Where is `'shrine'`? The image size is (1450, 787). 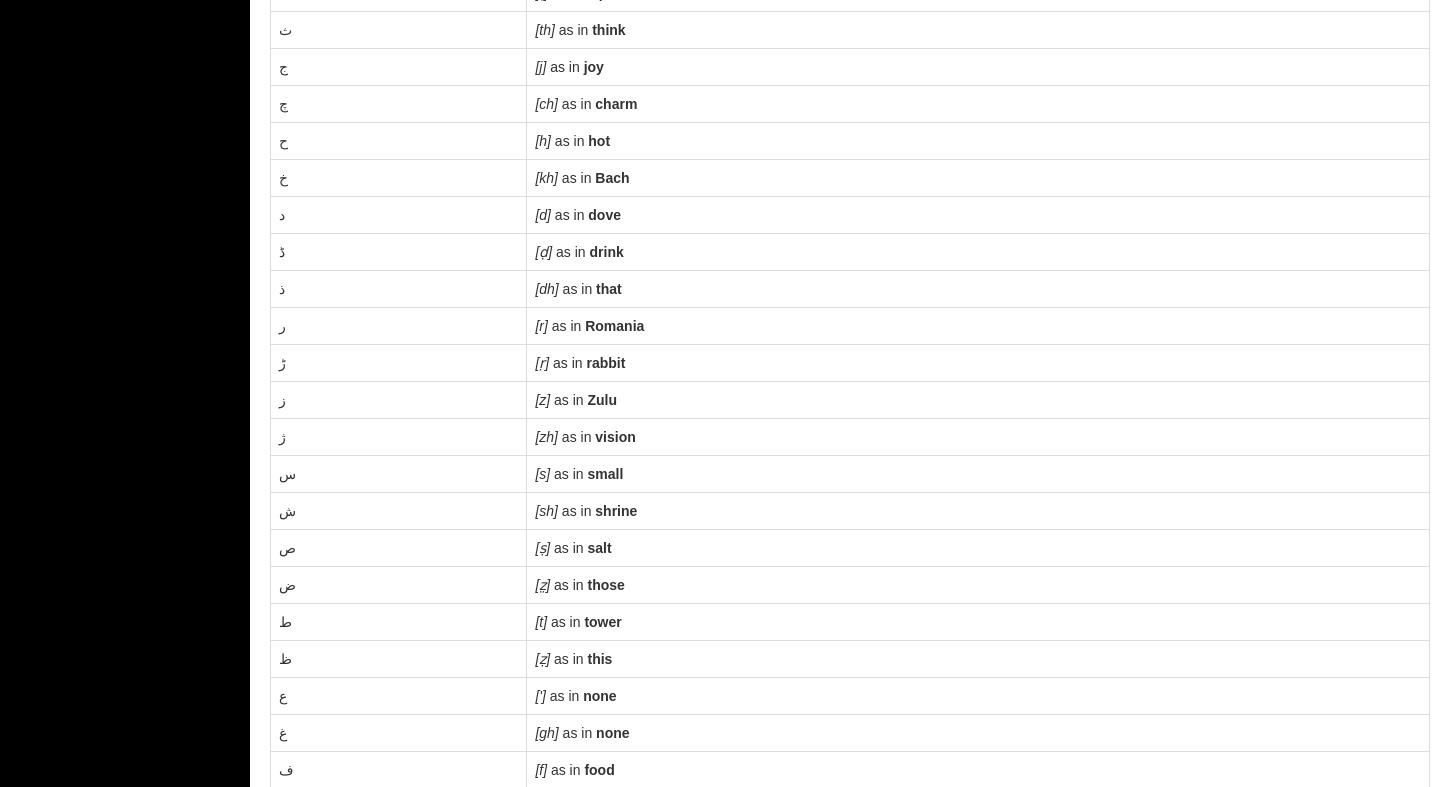
'shrine' is located at coordinates (614, 510).